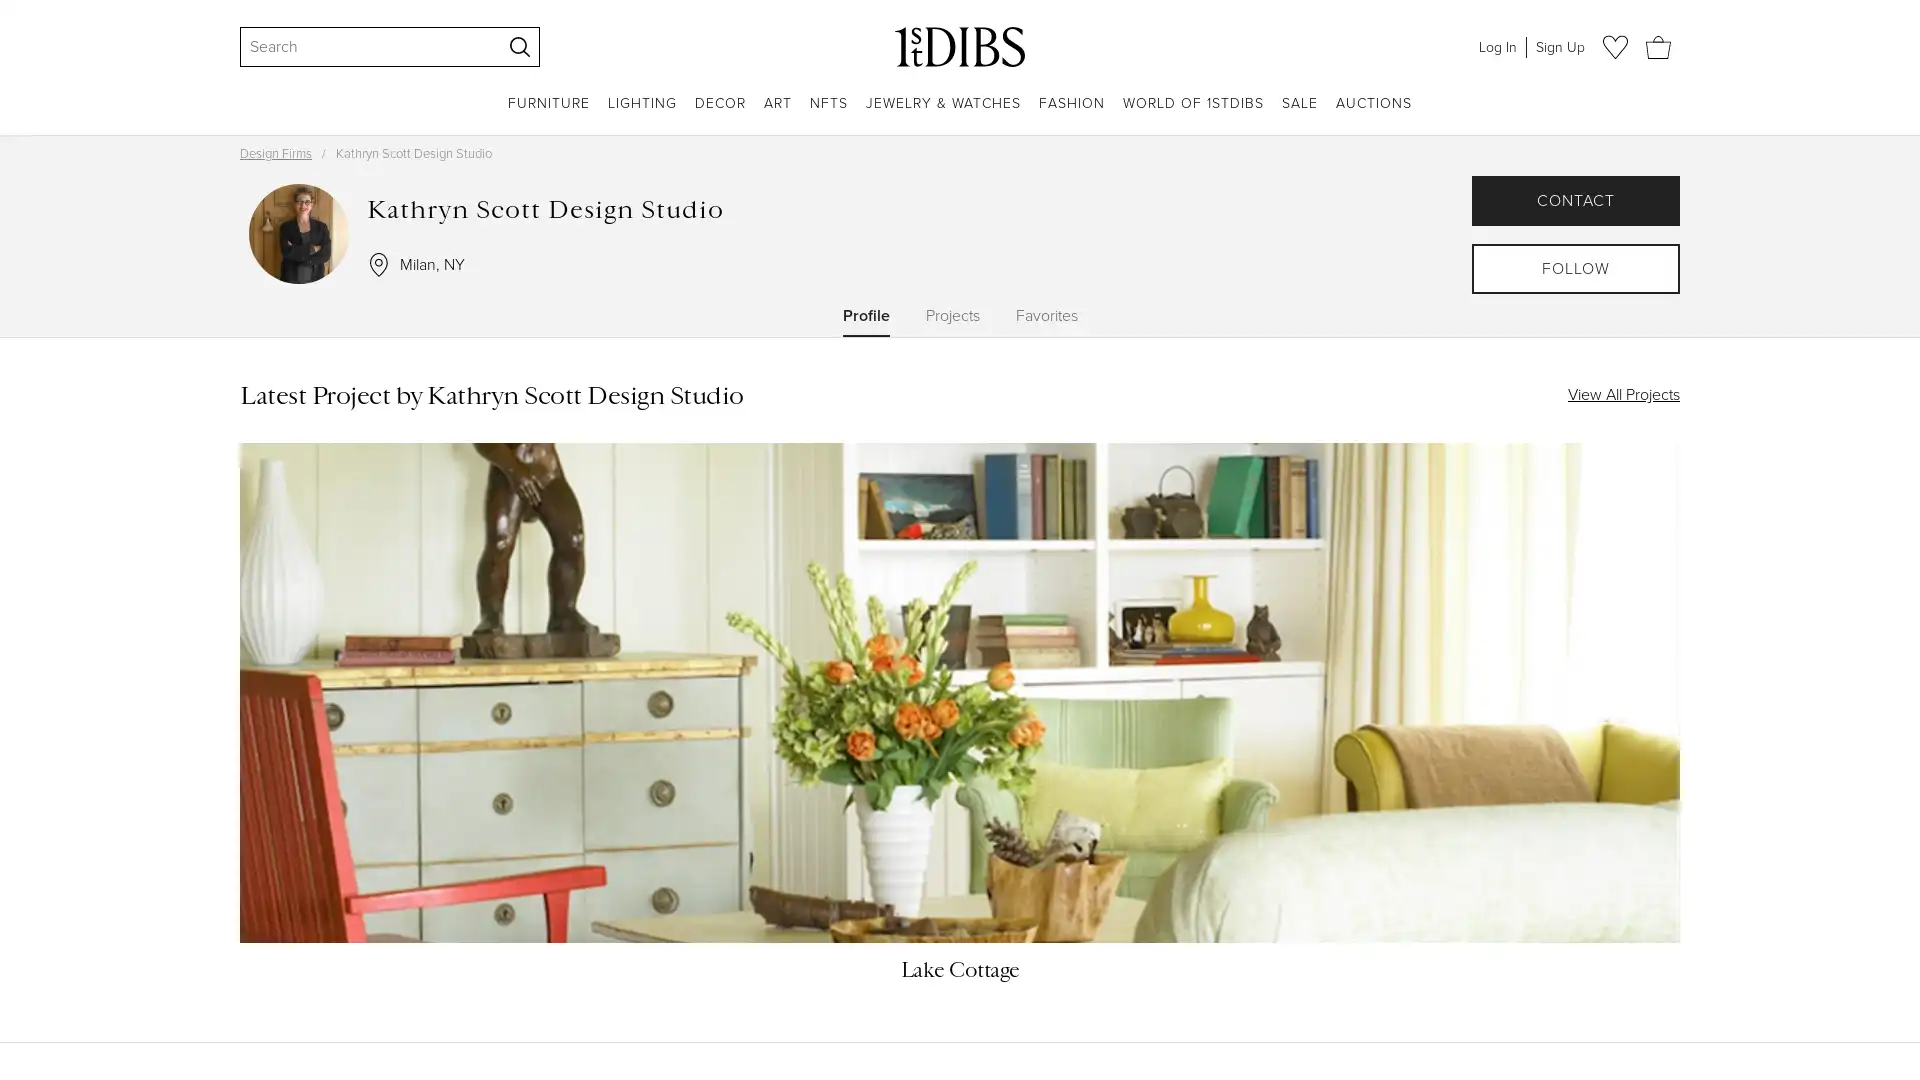 Image resolution: width=1920 pixels, height=1080 pixels. What do you see at coordinates (1574, 200) in the screenshot?
I see `CONTACT` at bounding box center [1574, 200].